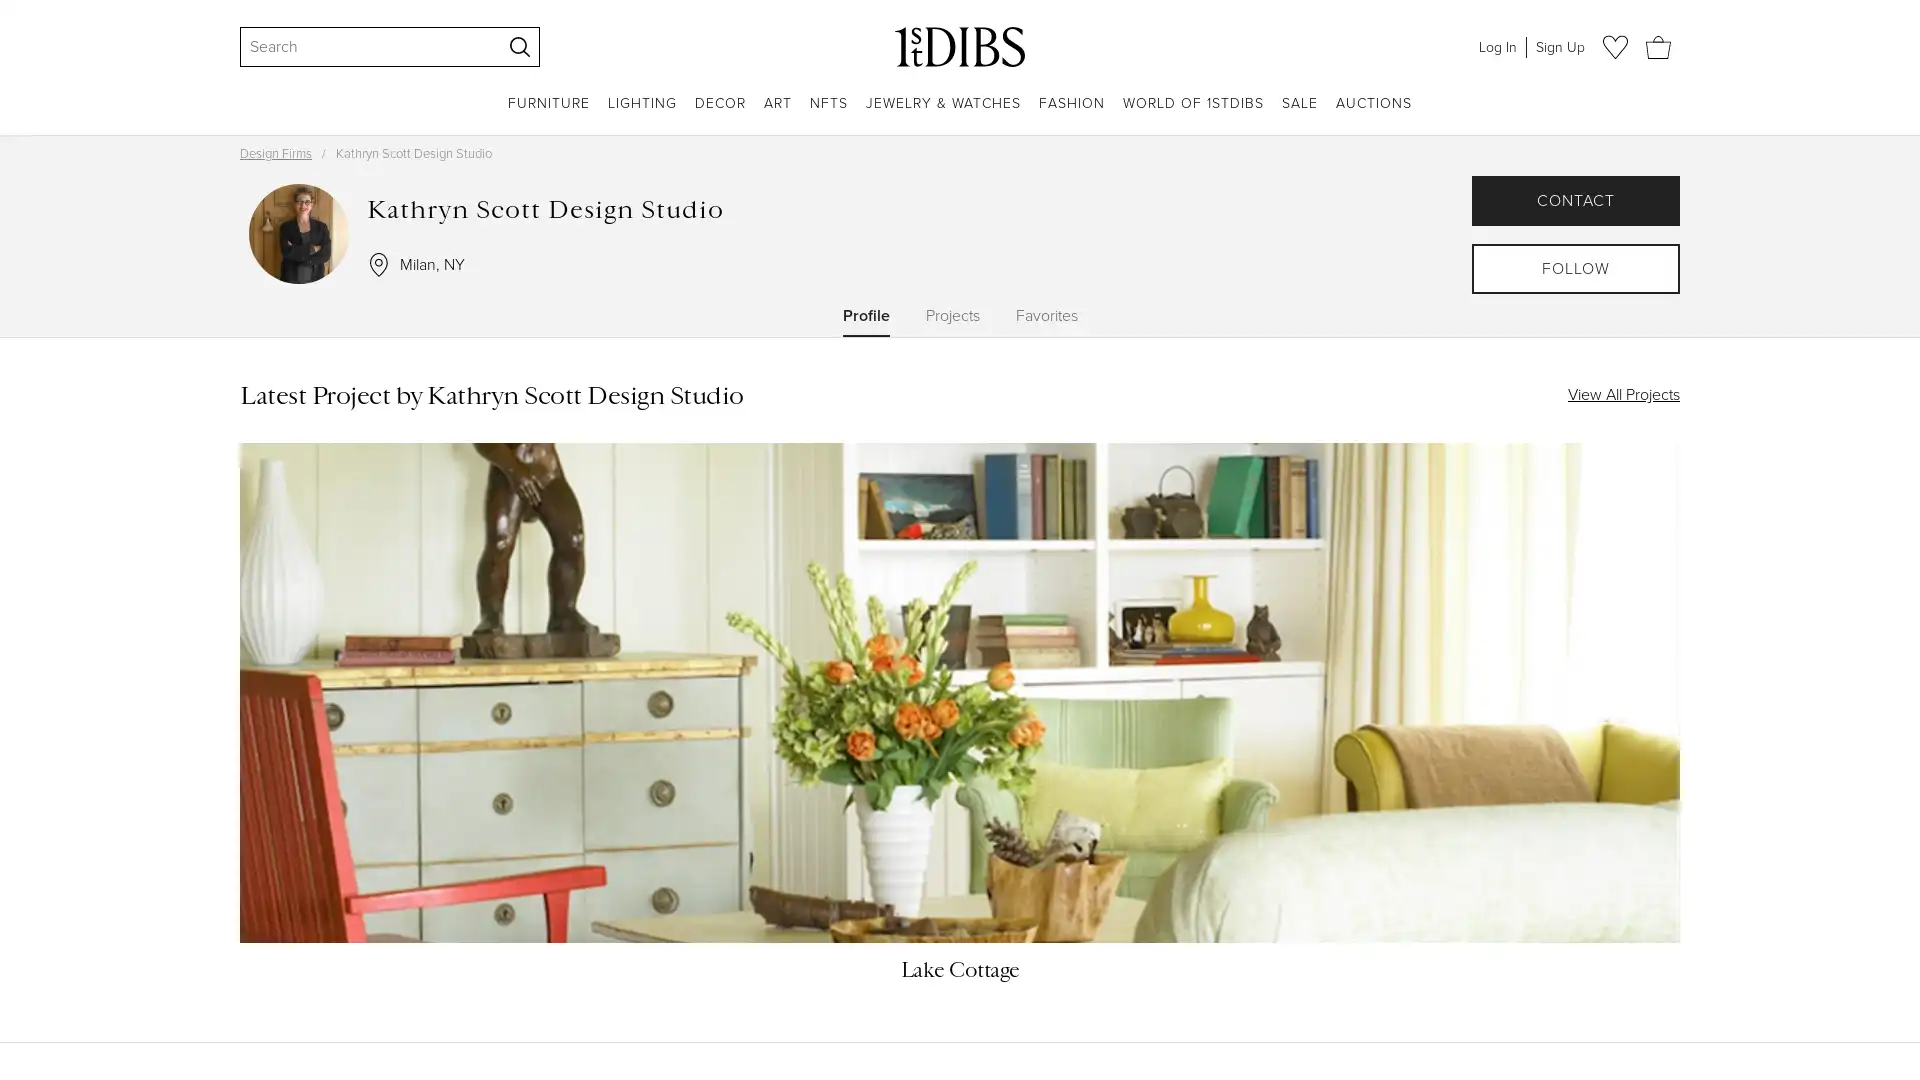 Image resolution: width=1920 pixels, height=1080 pixels. What do you see at coordinates (1574, 200) in the screenshot?
I see `CONTACT` at bounding box center [1574, 200].